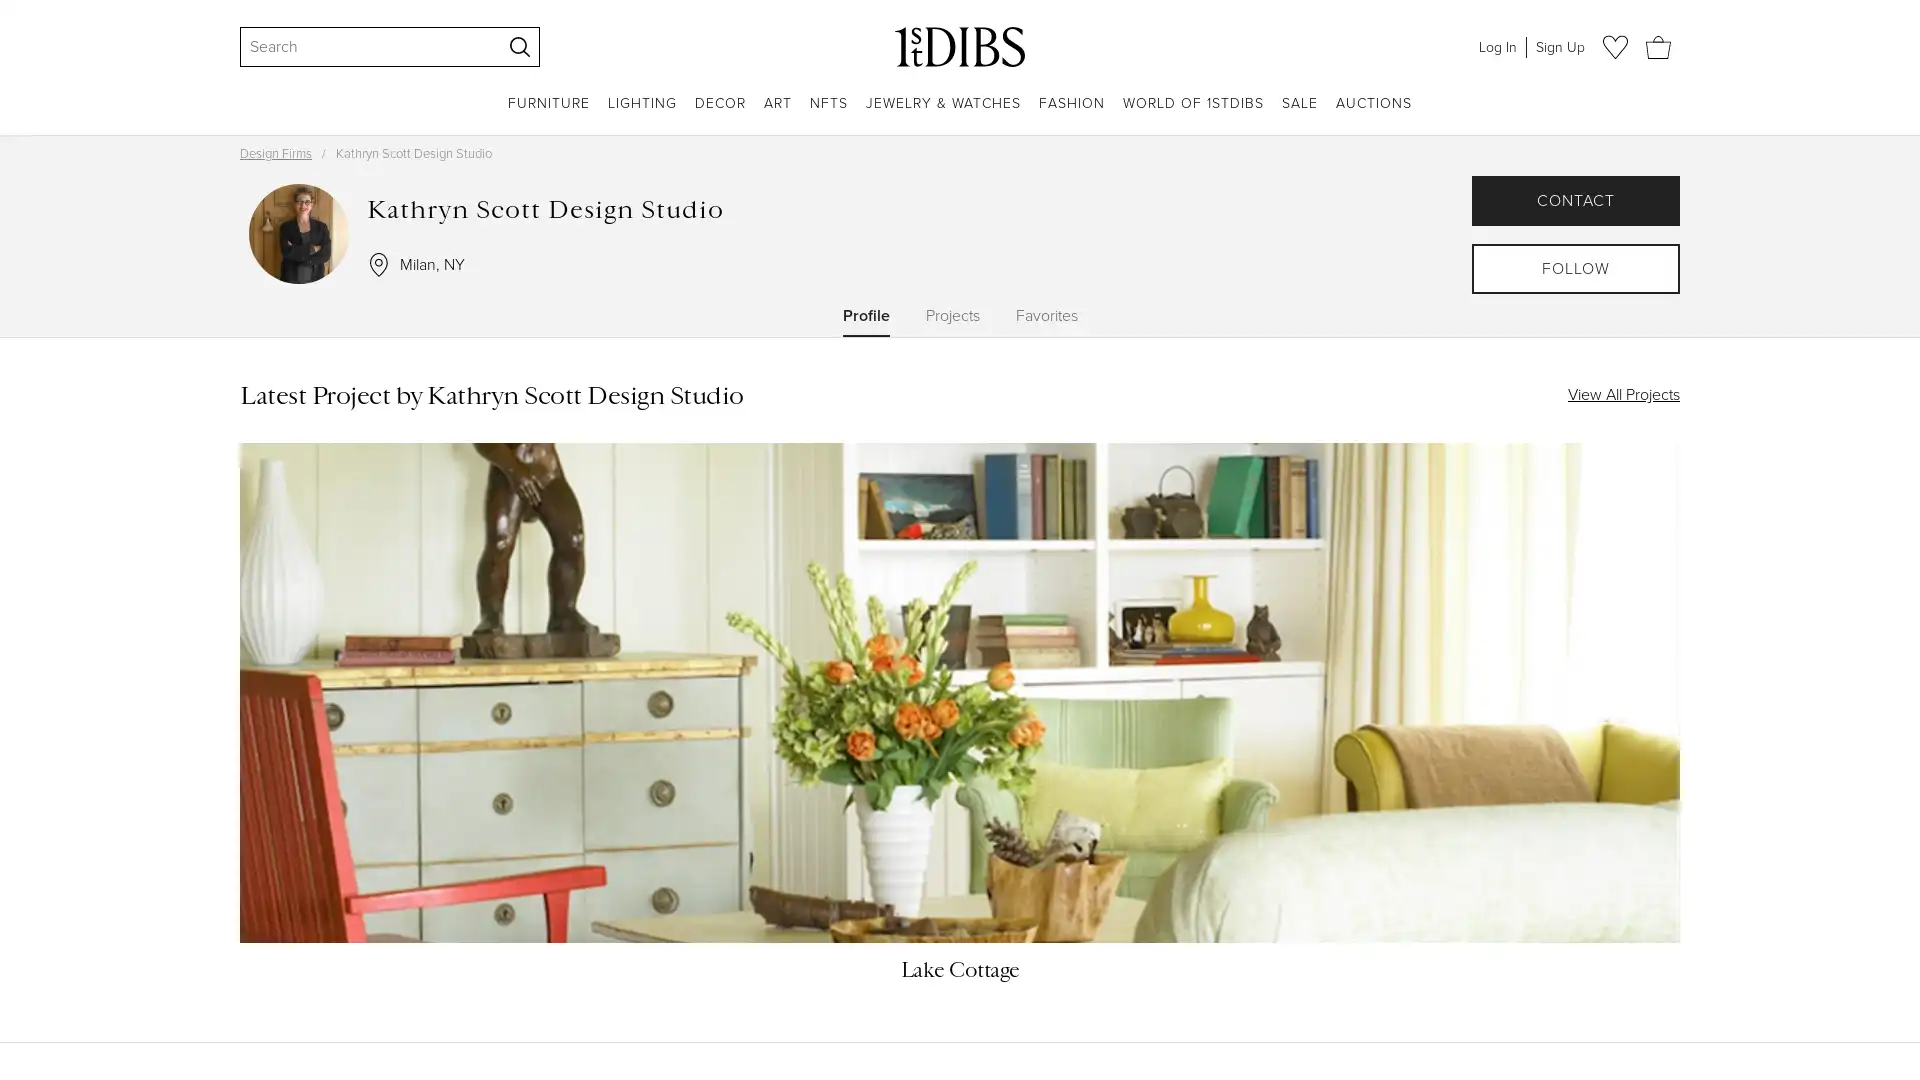 Image resolution: width=1920 pixels, height=1080 pixels. What do you see at coordinates (1574, 200) in the screenshot?
I see `CONTACT` at bounding box center [1574, 200].